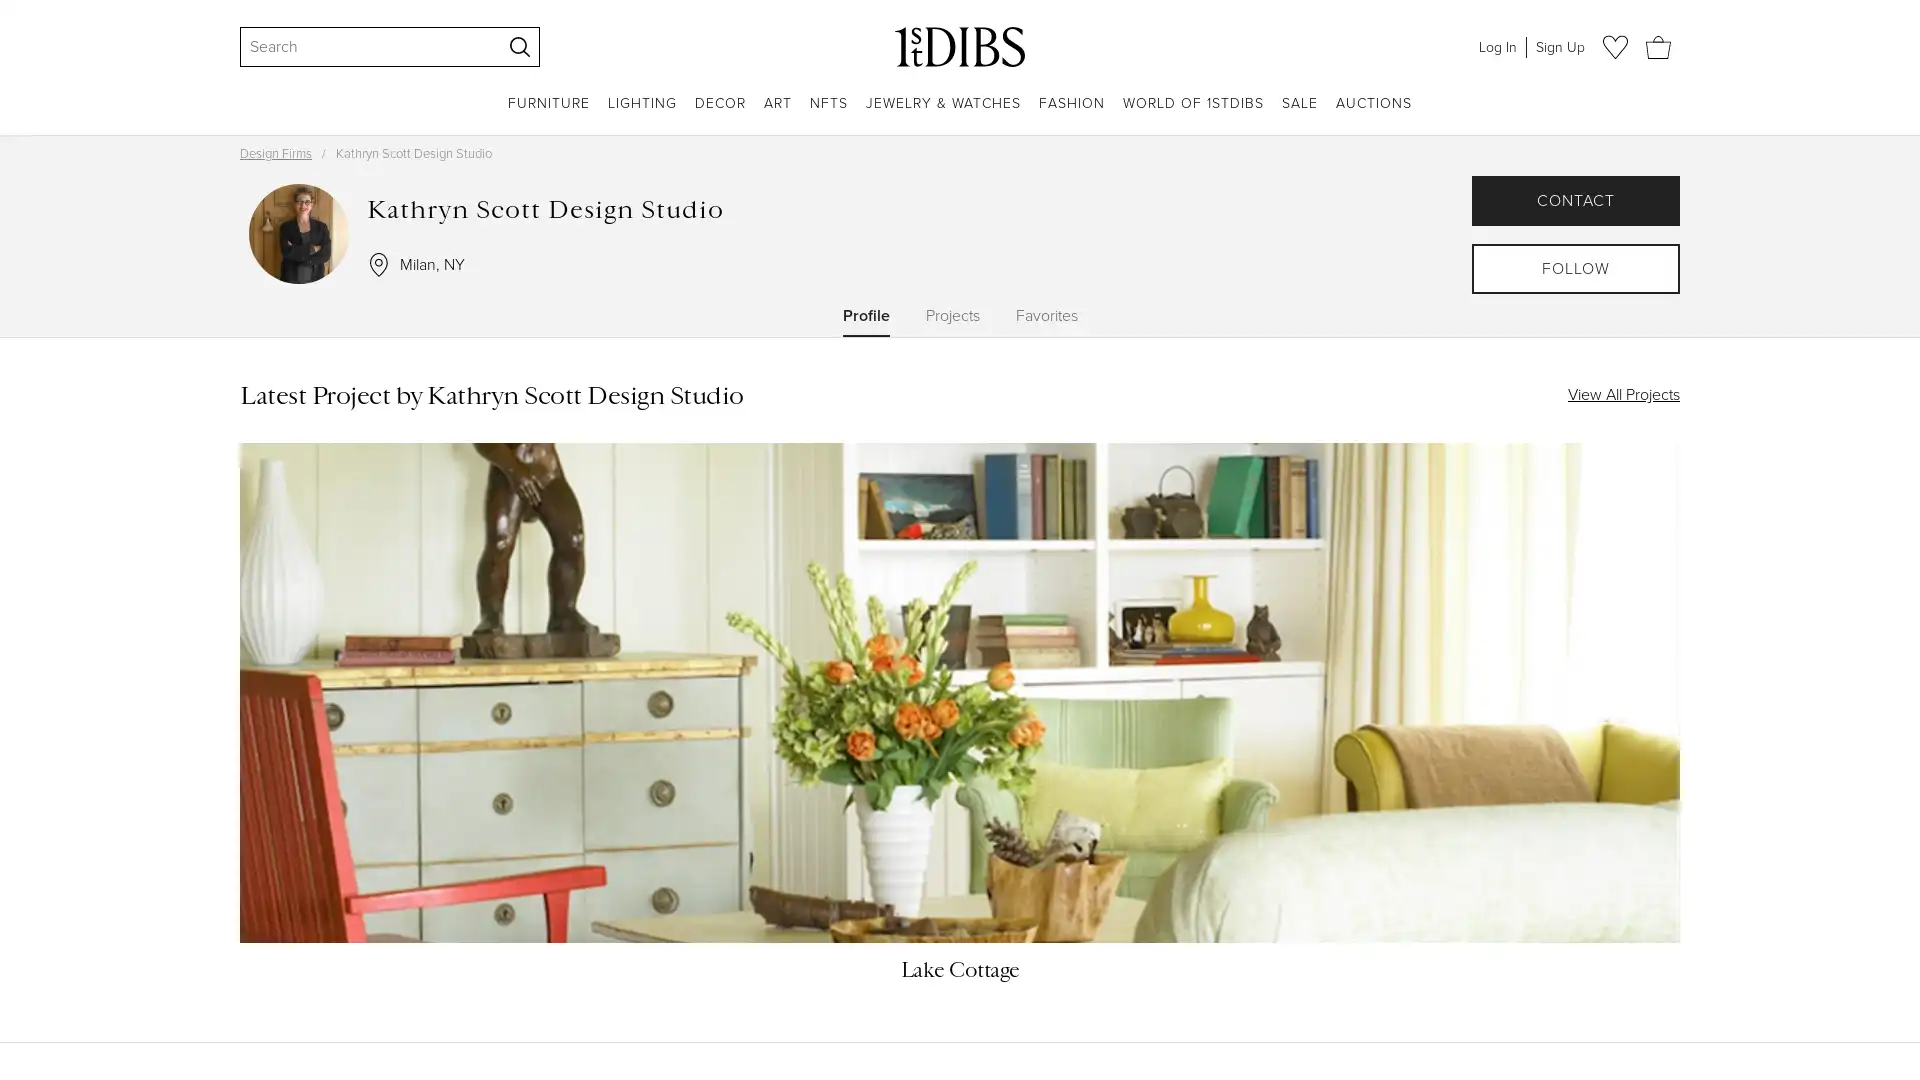 Image resolution: width=1920 pixels, height=1080 pixels. What do you see at coordinates (1574, 200) in the screenshot?
I see `CONTACT` at bounding box center [1574, 200].